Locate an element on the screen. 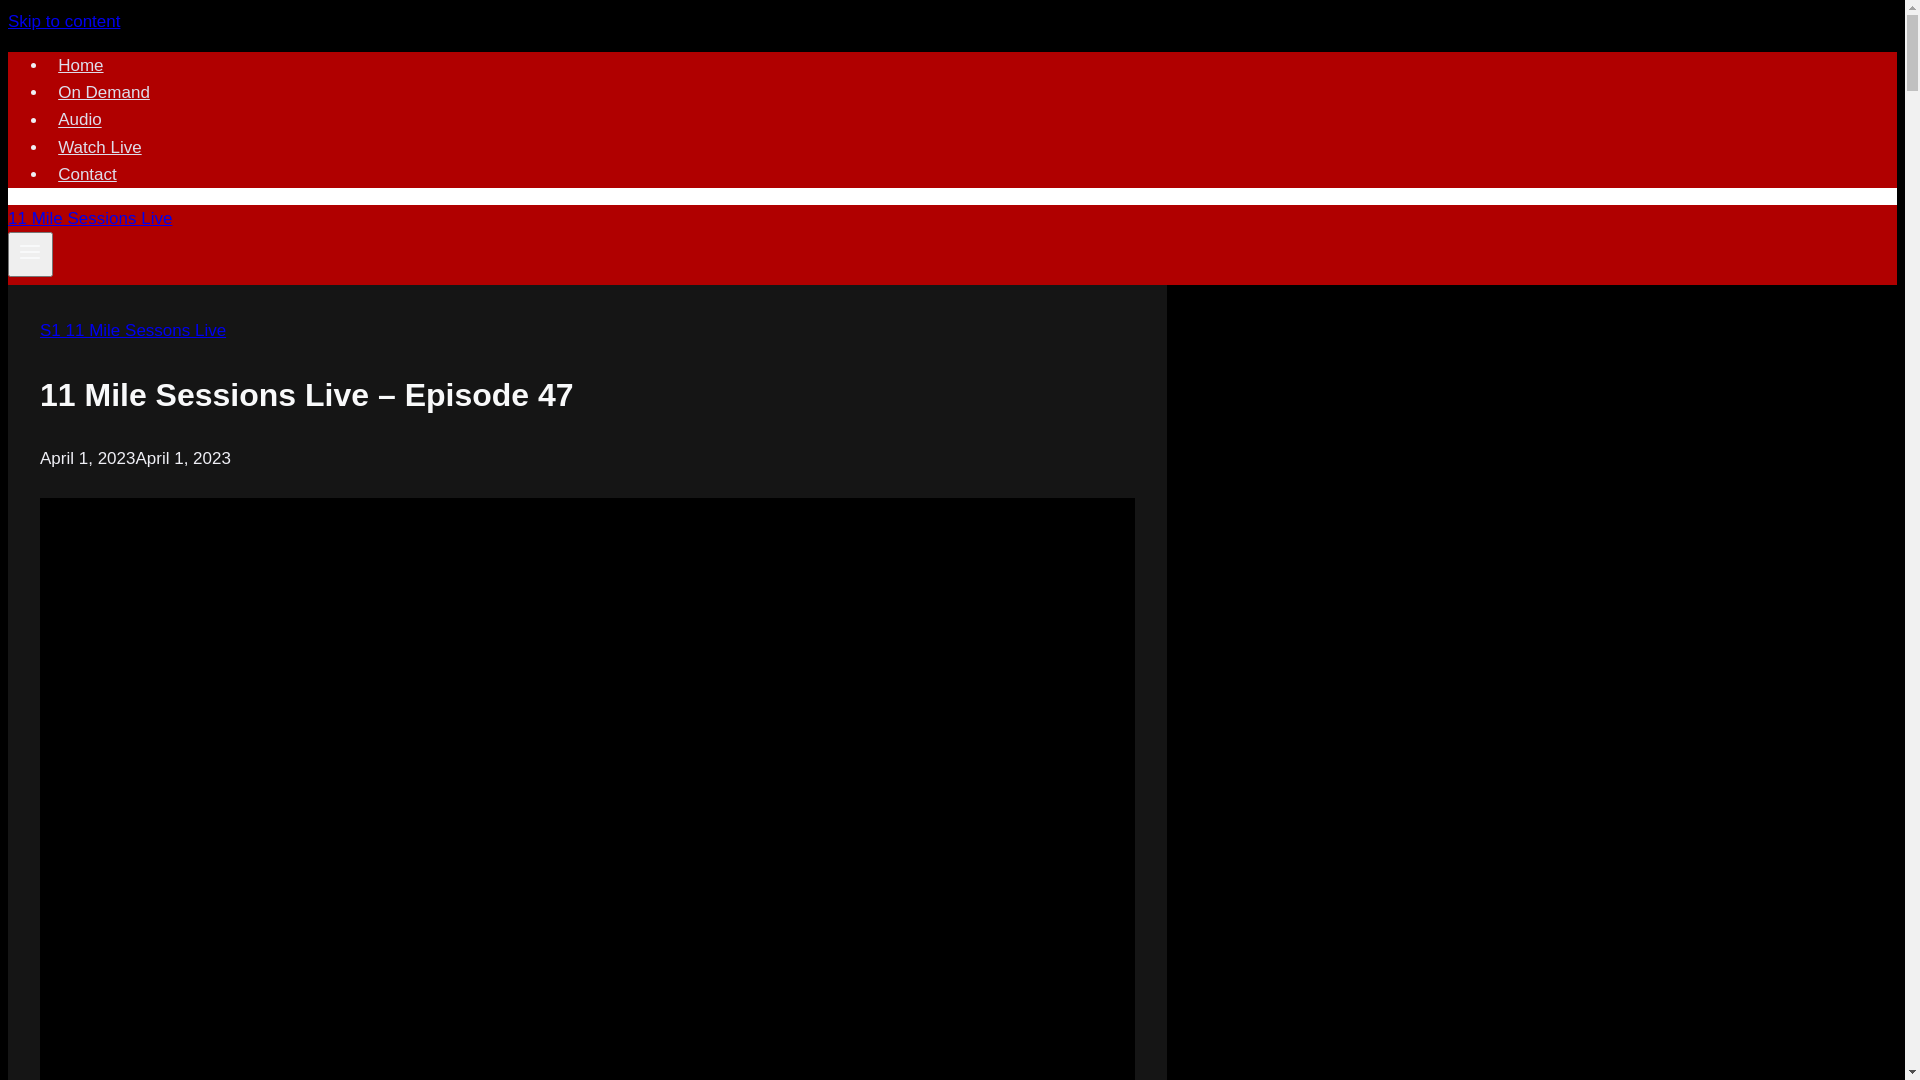  'Home' is located at coordinates (80, 64).